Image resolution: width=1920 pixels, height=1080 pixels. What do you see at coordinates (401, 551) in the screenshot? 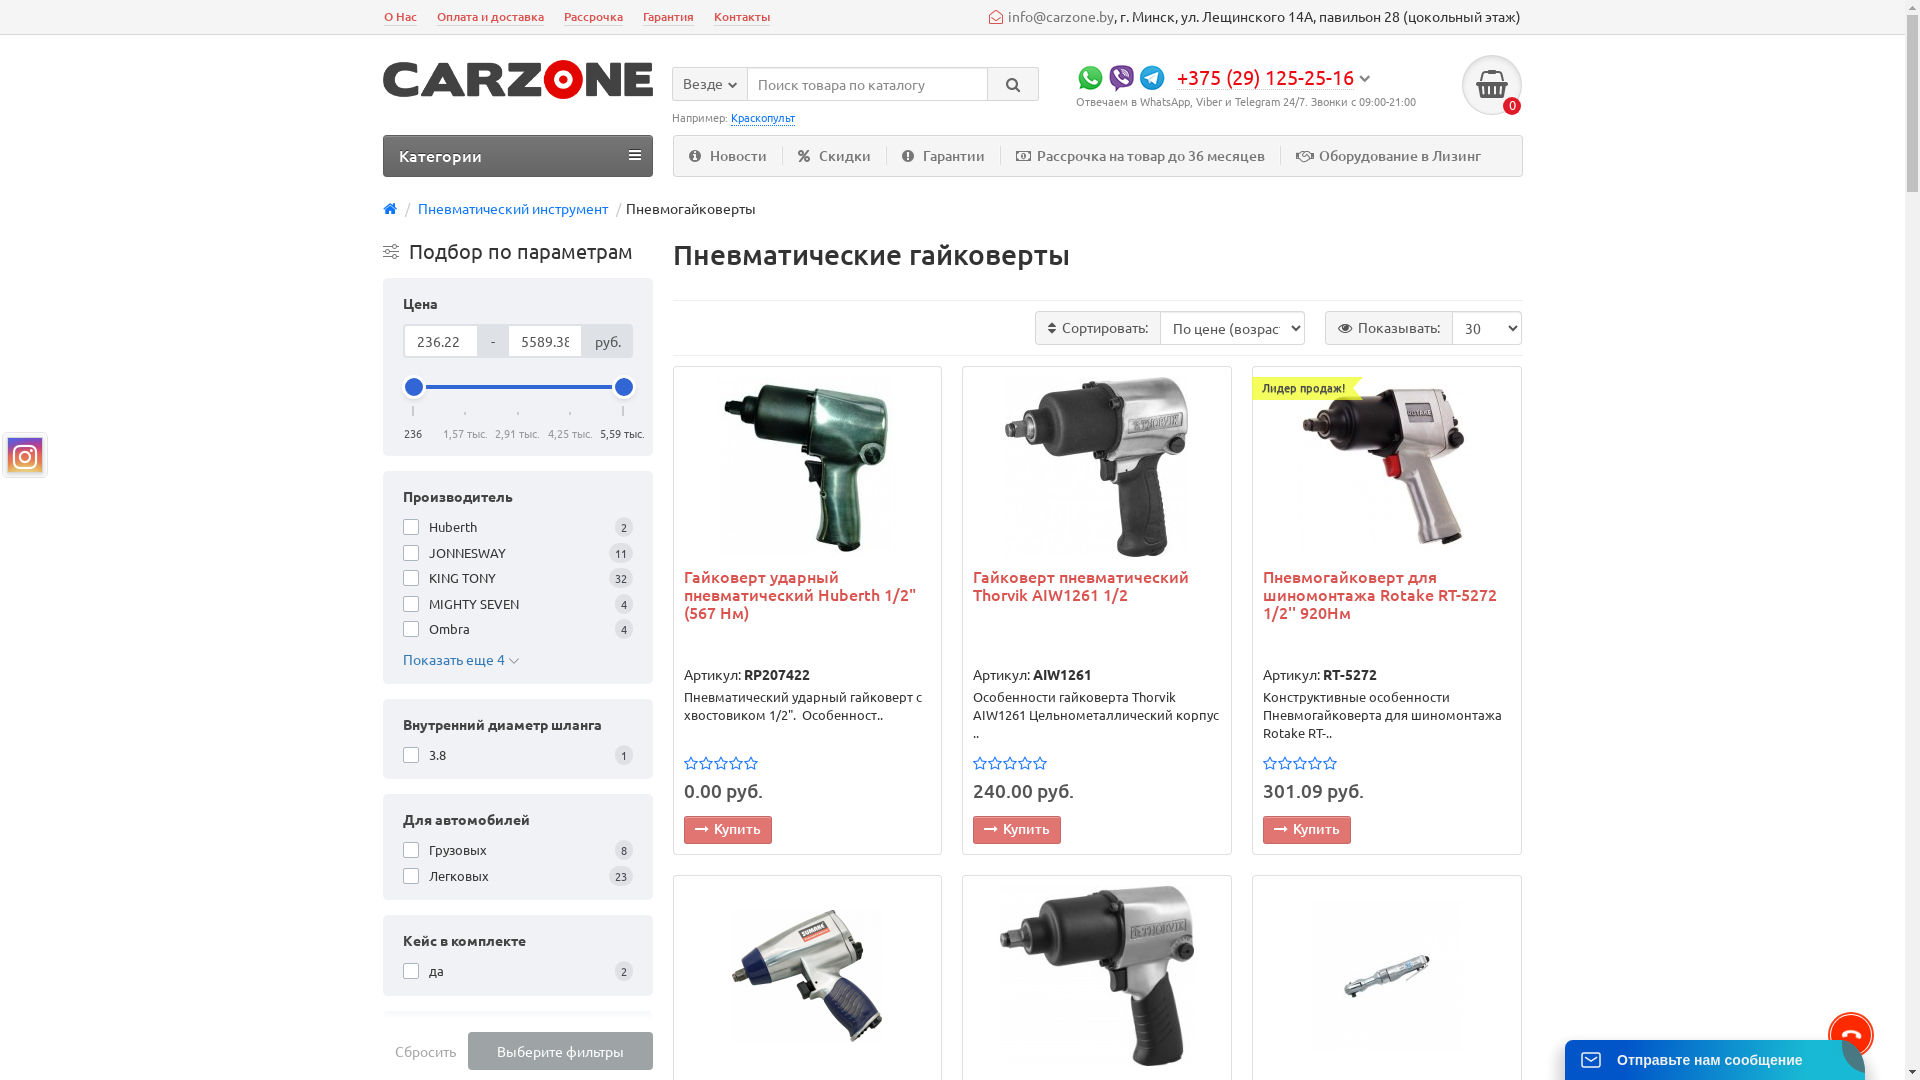
I see `'JONNESWAY` at bounding box center [401, 551].